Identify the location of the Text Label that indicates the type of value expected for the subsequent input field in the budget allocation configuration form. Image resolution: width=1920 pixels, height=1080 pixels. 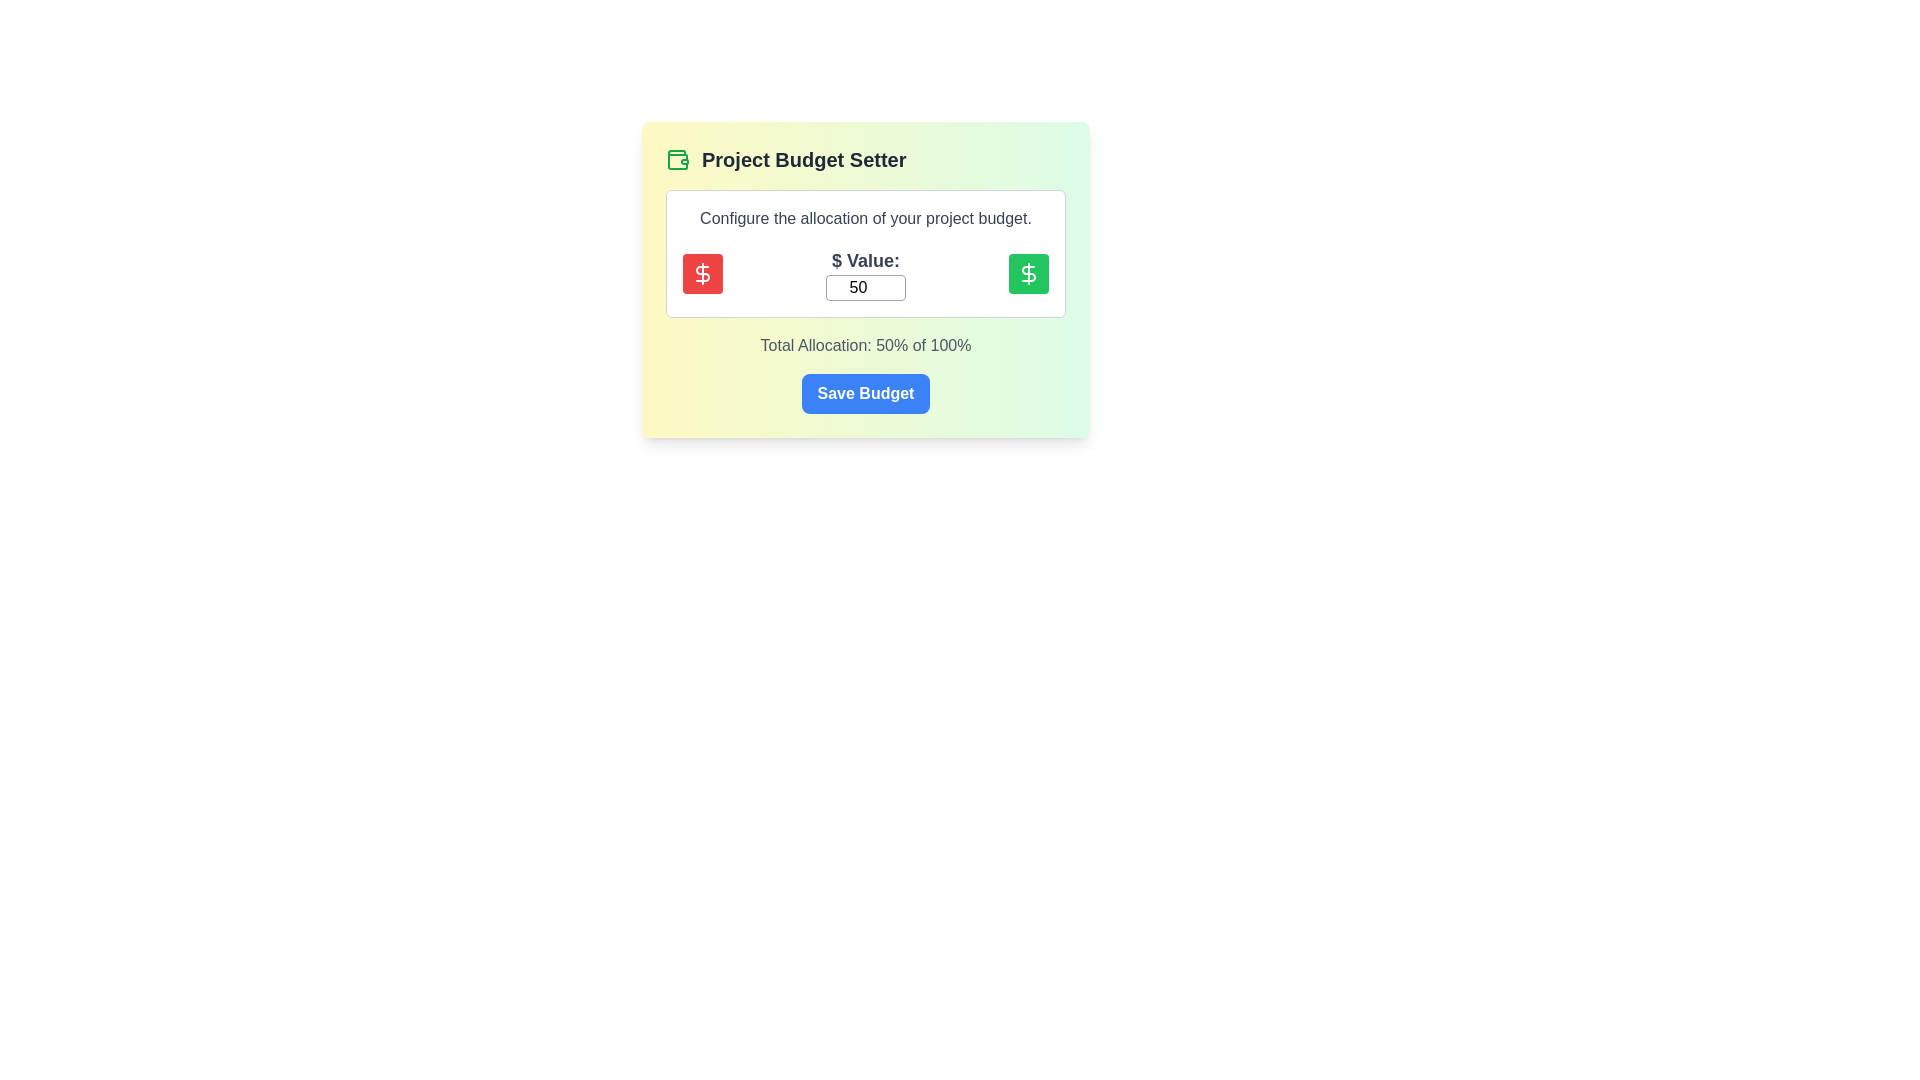
(865, 260).